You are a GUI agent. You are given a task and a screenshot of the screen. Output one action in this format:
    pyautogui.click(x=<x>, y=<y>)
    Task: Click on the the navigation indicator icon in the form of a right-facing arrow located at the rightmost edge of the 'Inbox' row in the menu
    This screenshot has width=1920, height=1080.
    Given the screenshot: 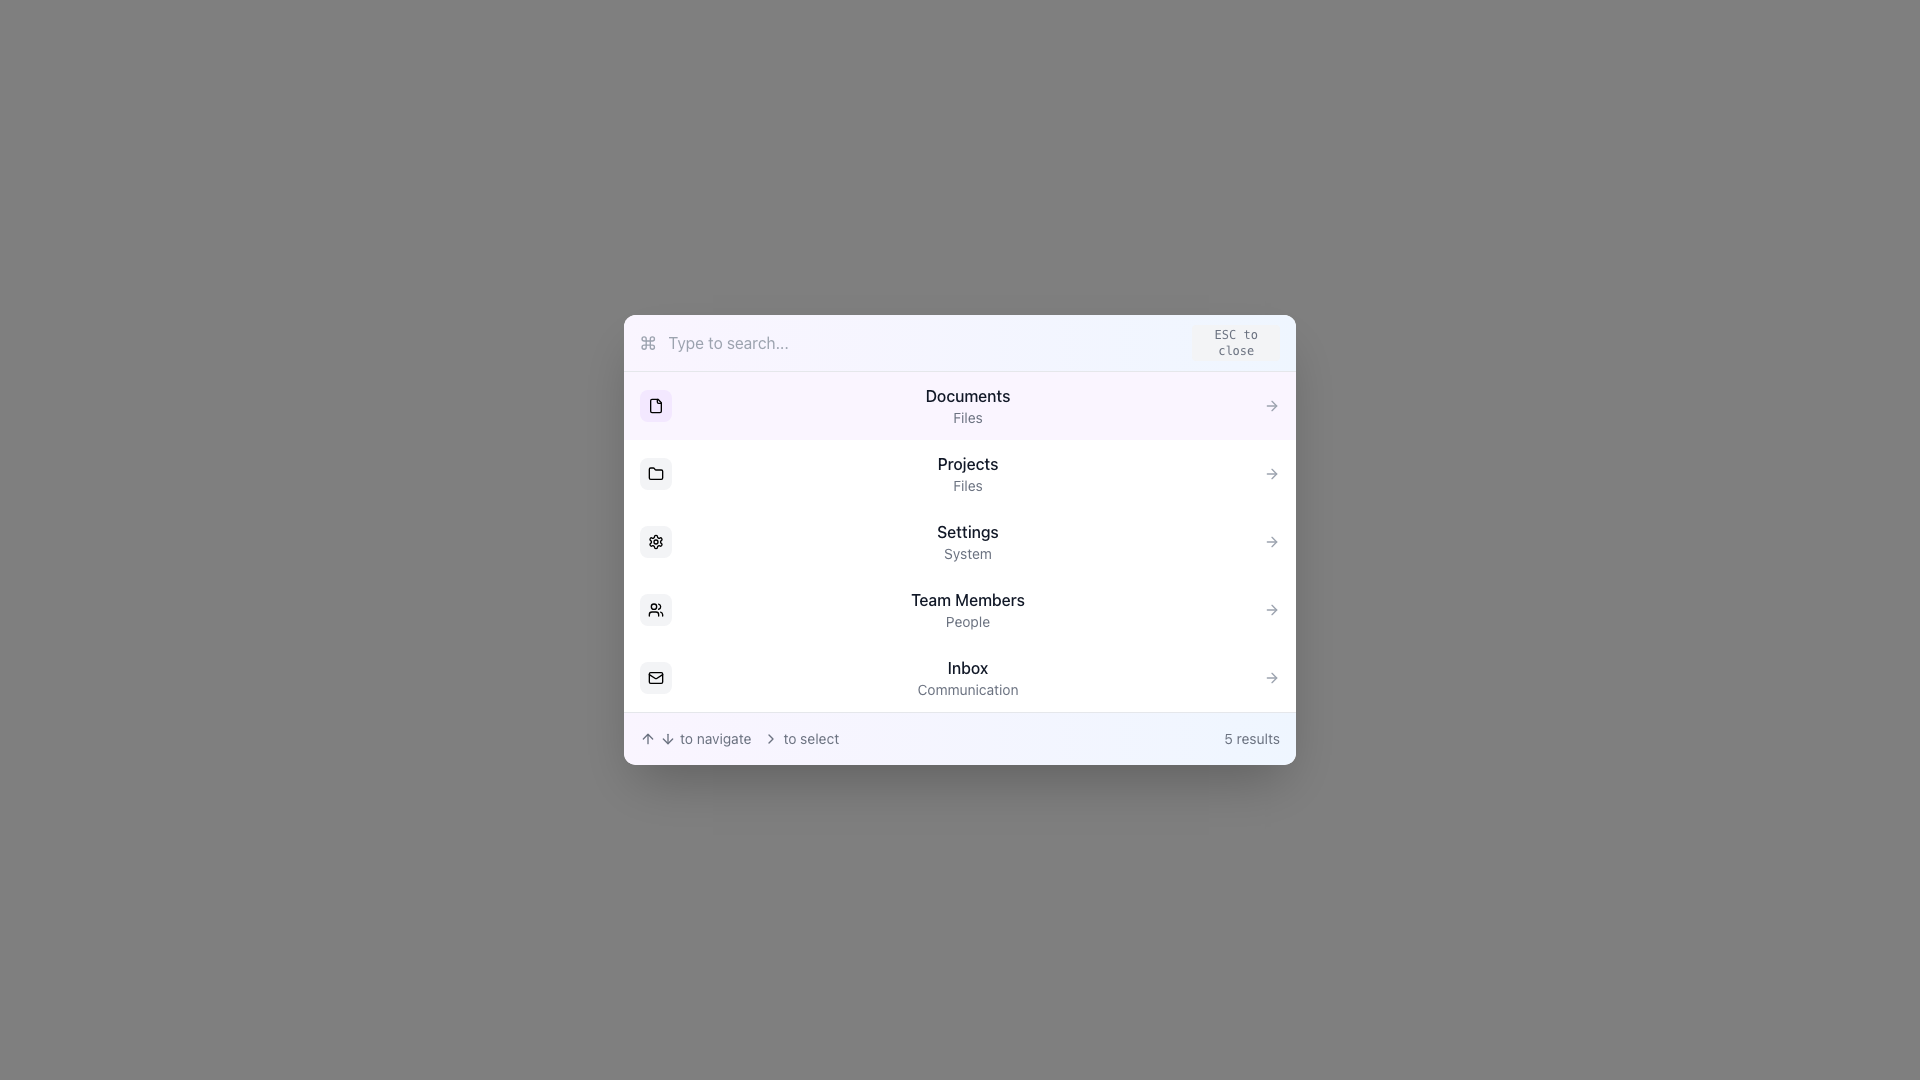 What is the action you would take?
    pyautogui.click(x=1271, y=677)
    